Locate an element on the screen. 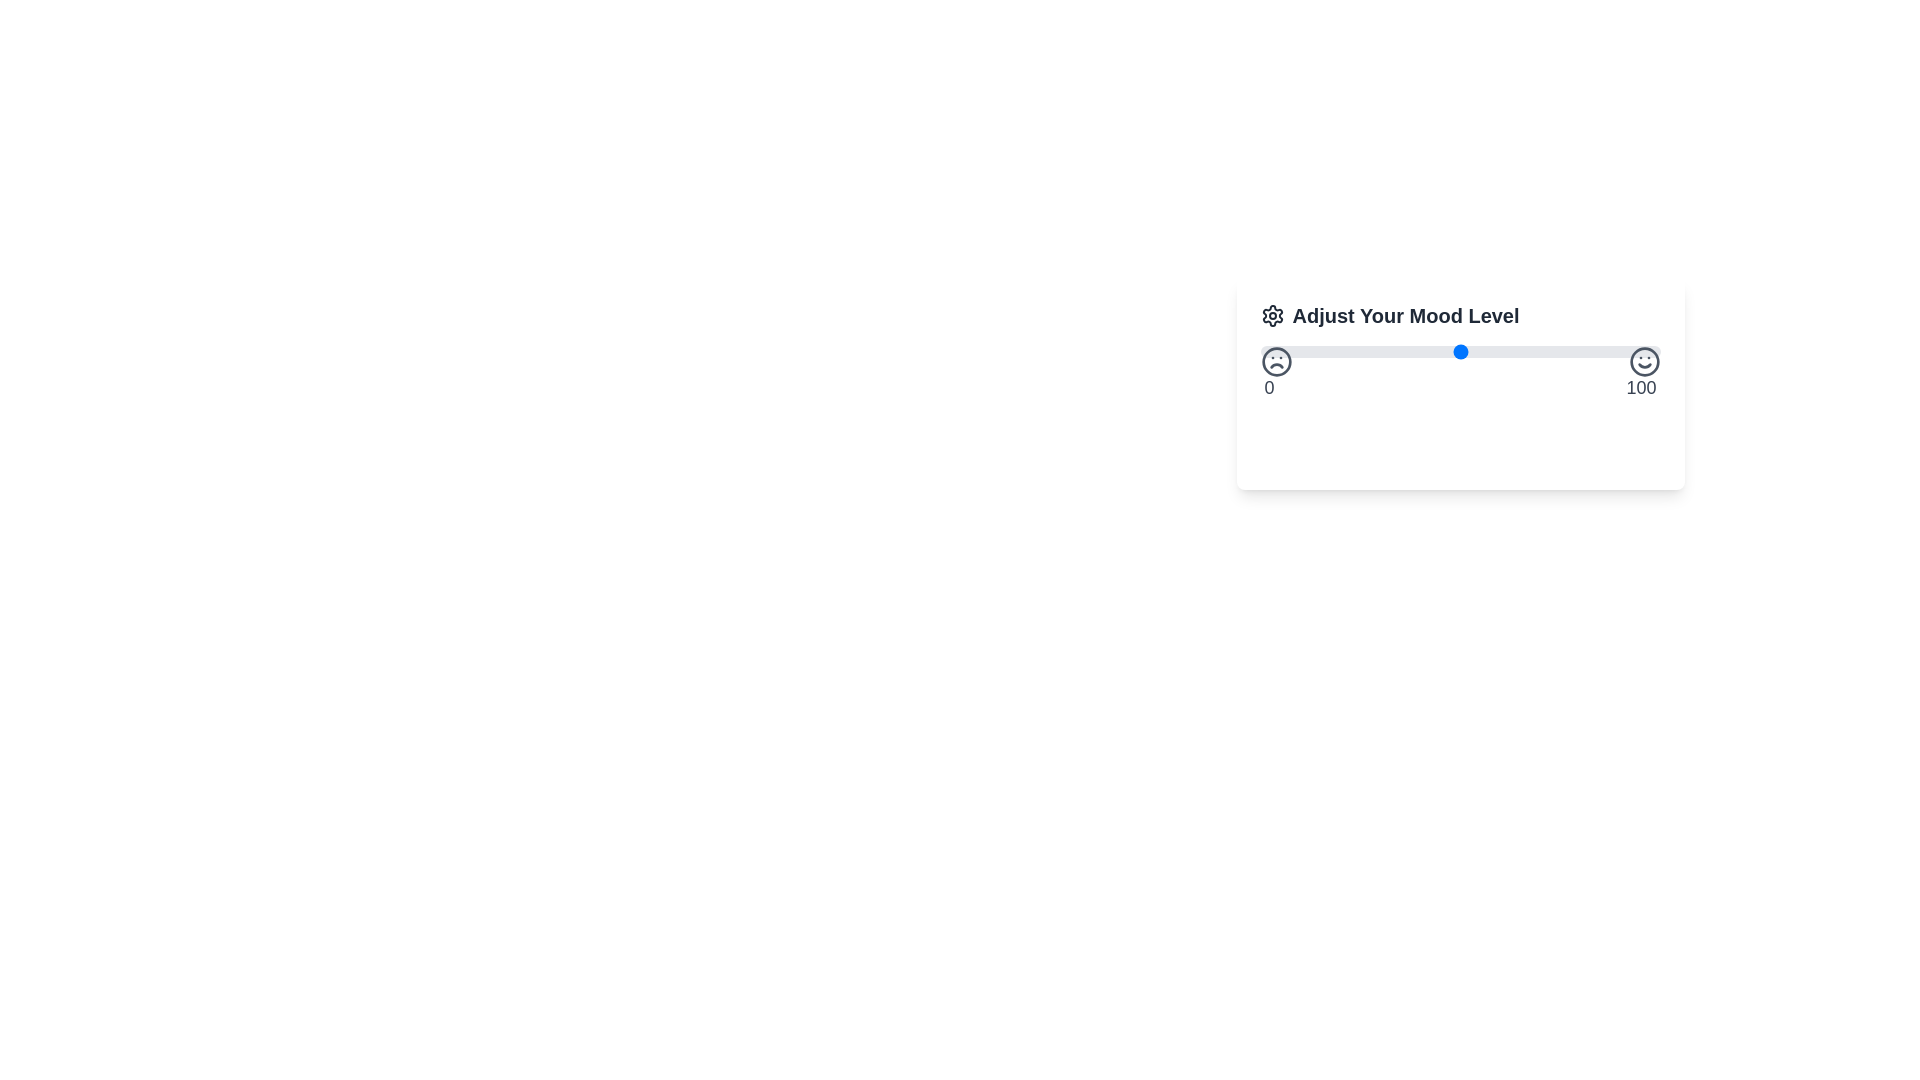 This screenshot has width=1920, height=1080. mood level is located at coordinates (1332, 350).